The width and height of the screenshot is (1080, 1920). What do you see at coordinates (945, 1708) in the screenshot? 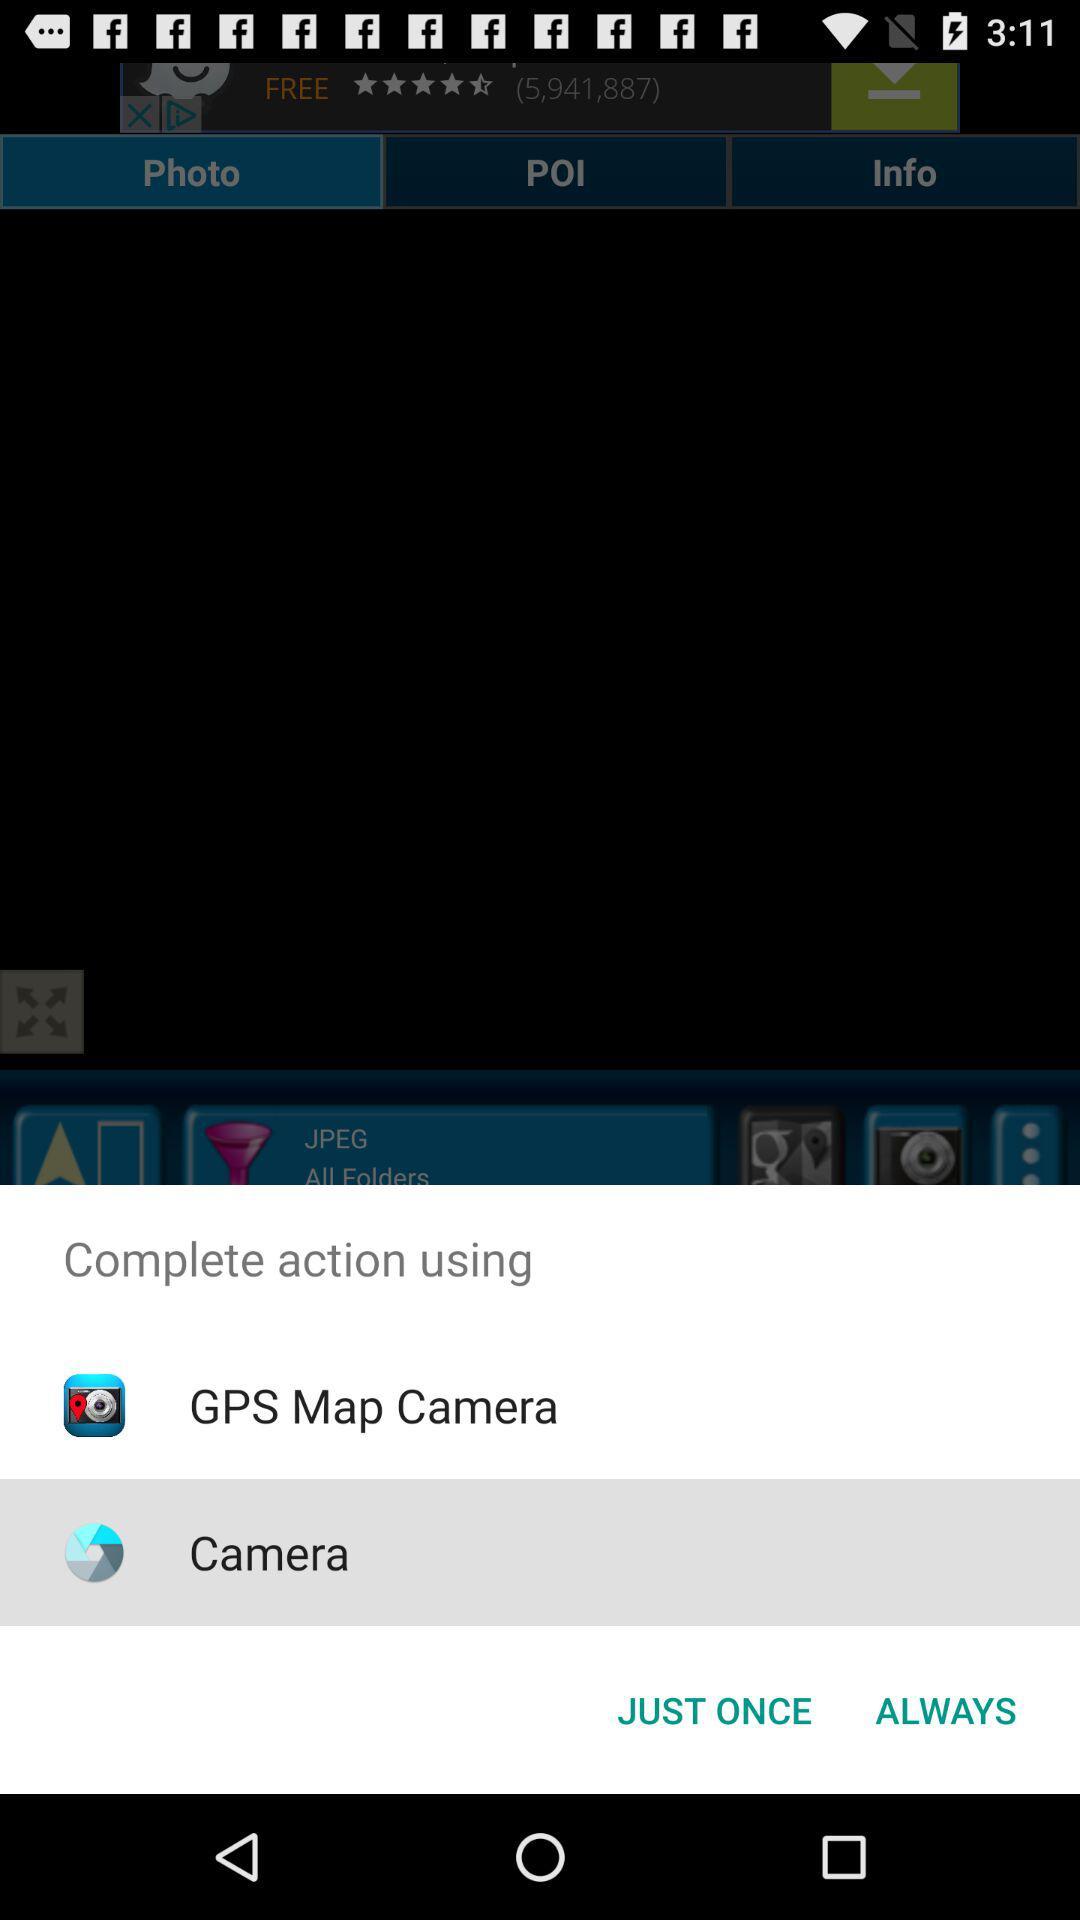
I see `always button` at bounding box center [945, 1708].